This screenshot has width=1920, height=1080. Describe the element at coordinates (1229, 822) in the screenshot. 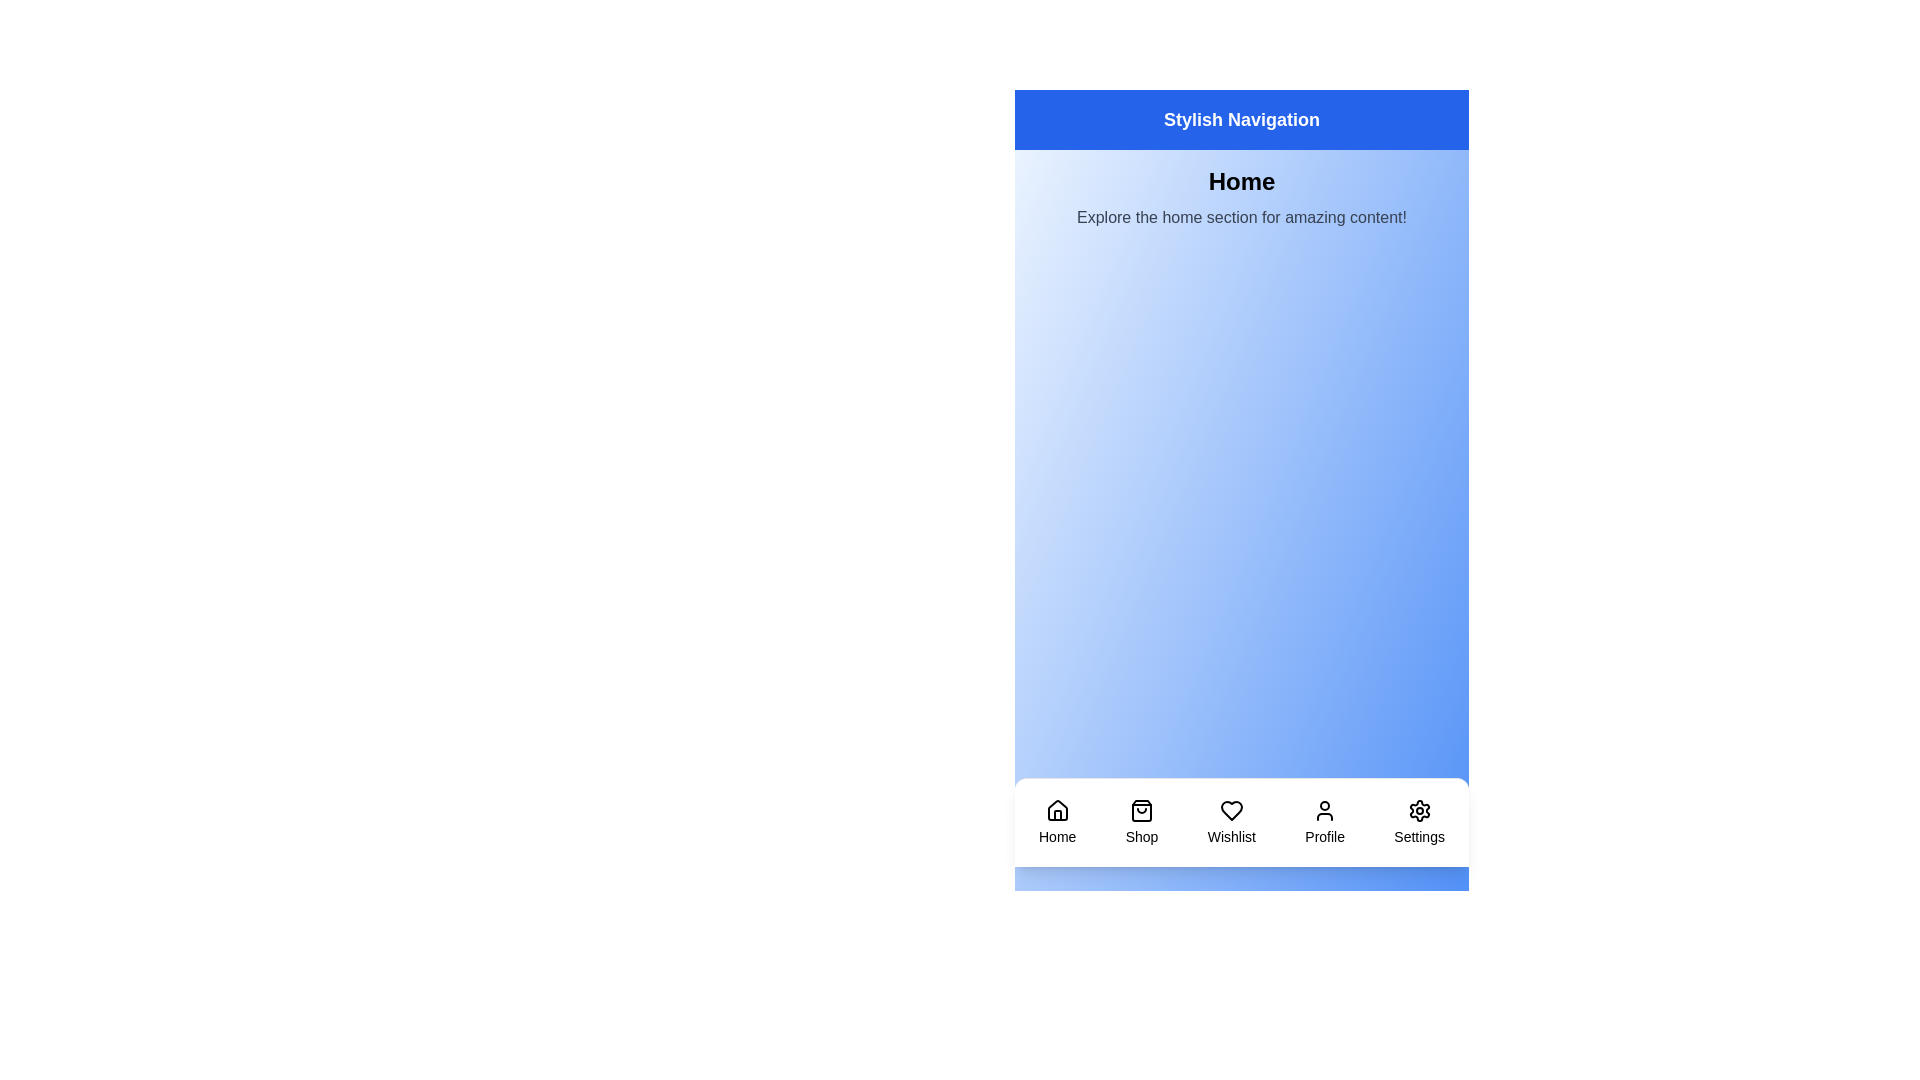

I see `the Wishlist tab in the bottom navigation bar` at that location.